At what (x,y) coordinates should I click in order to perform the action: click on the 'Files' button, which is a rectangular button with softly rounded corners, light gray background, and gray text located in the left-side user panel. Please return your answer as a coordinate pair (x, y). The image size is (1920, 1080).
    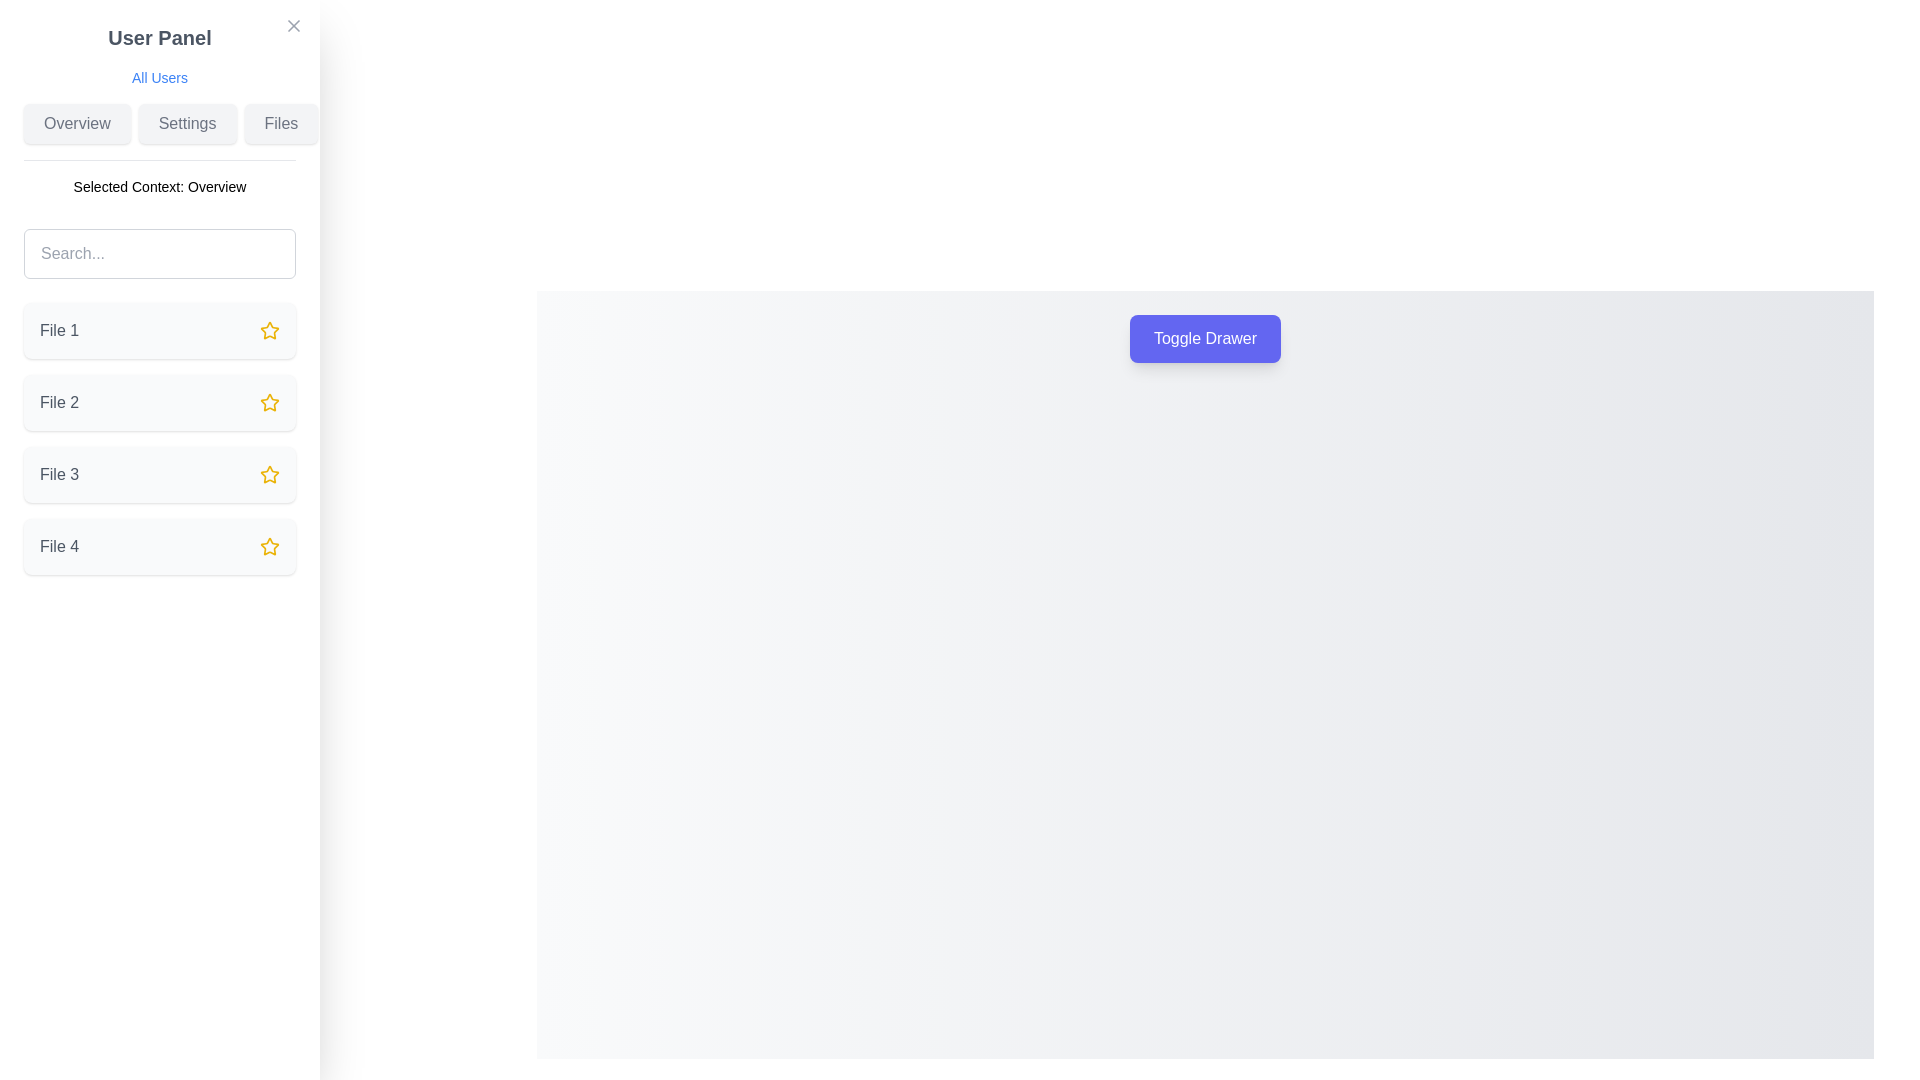
    Looking at the image, I should click on (280, 123).